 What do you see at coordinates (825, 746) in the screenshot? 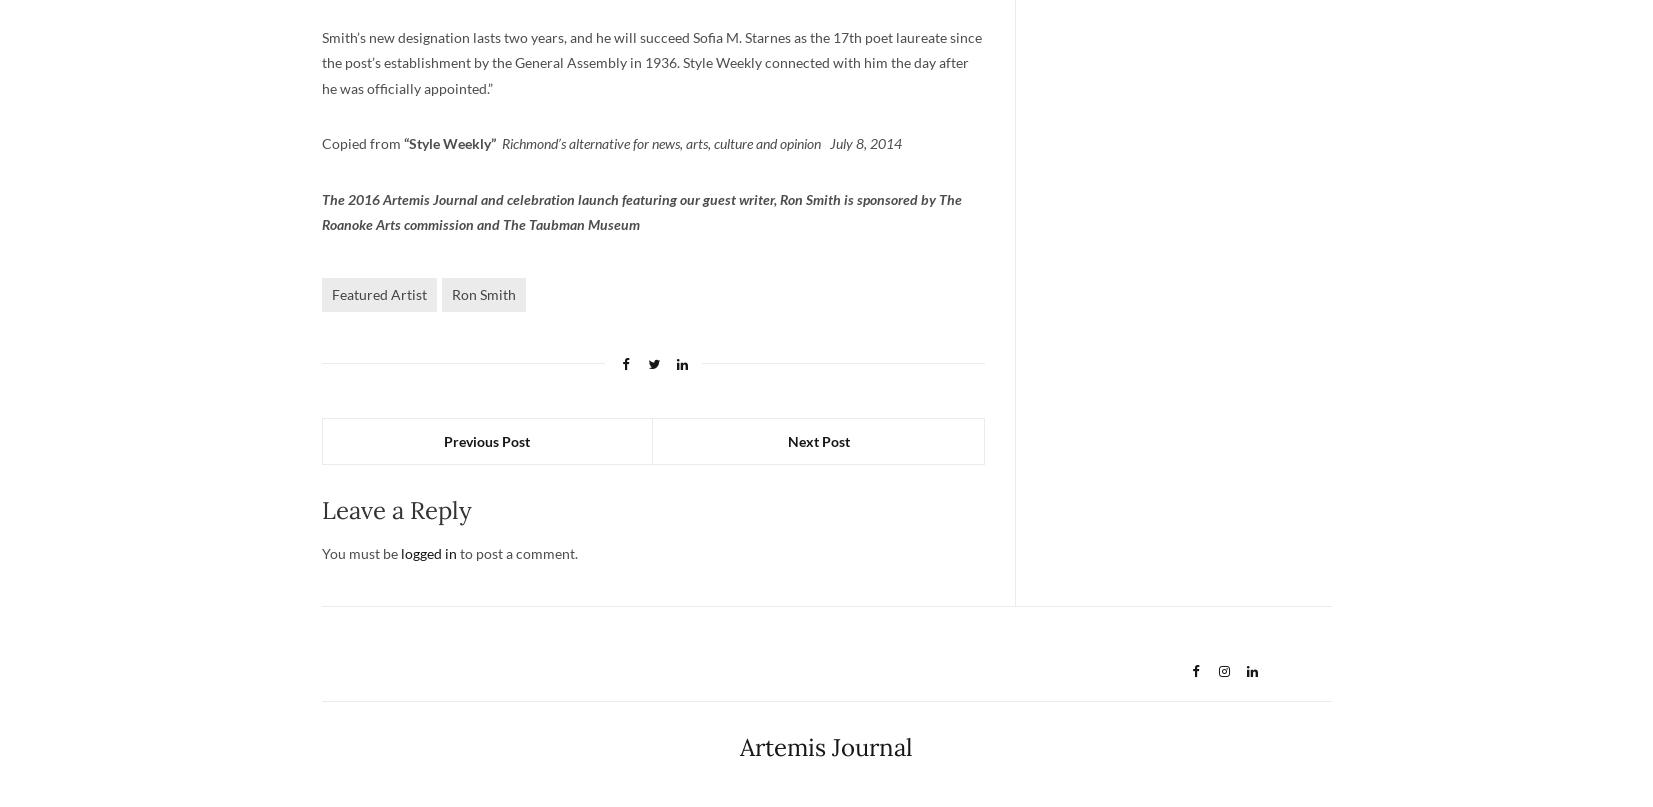
I see `'Artemis Journal'` at bounding box center [825, 746].